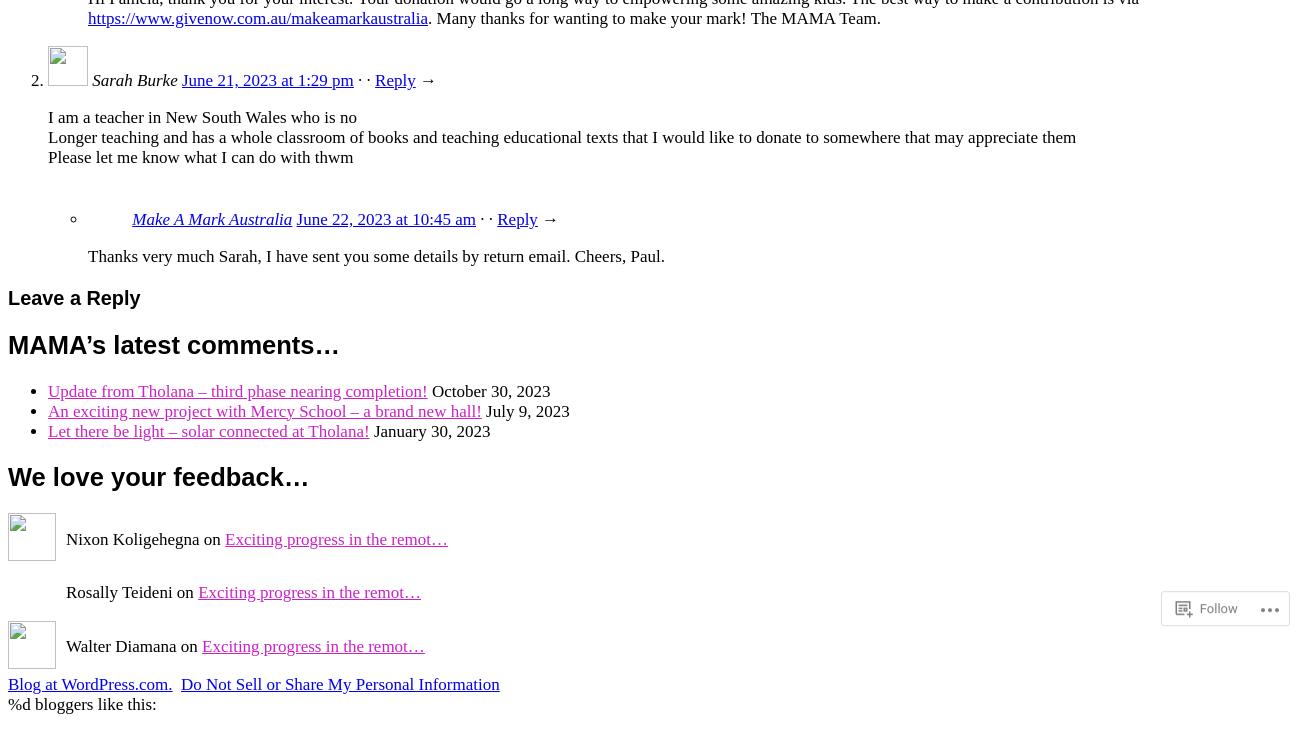  What do you see at coordinates (73, 297) in the screenshot?
I see `'Leave a Reply'` at bounding box center [73, 297].